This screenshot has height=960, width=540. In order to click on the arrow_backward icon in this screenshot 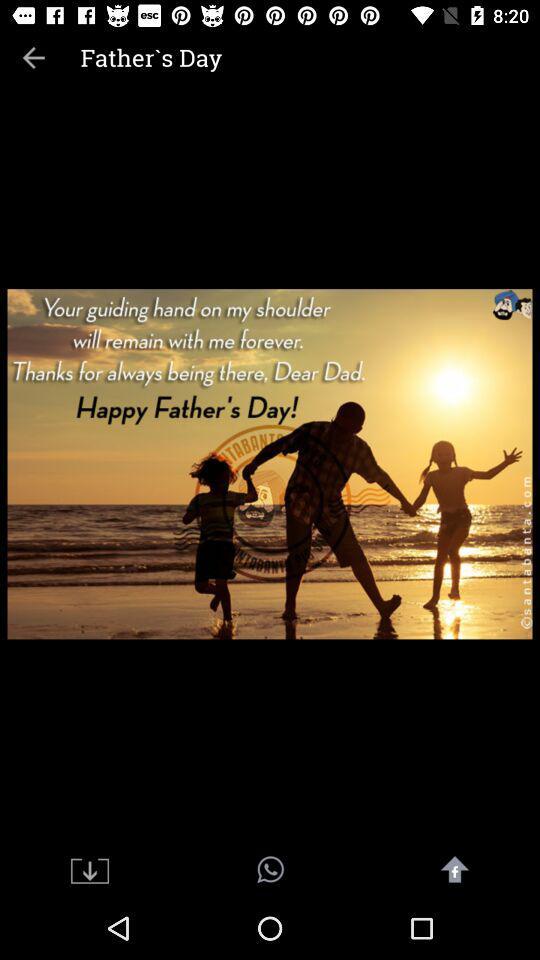, I will do `click(32, 56)`.